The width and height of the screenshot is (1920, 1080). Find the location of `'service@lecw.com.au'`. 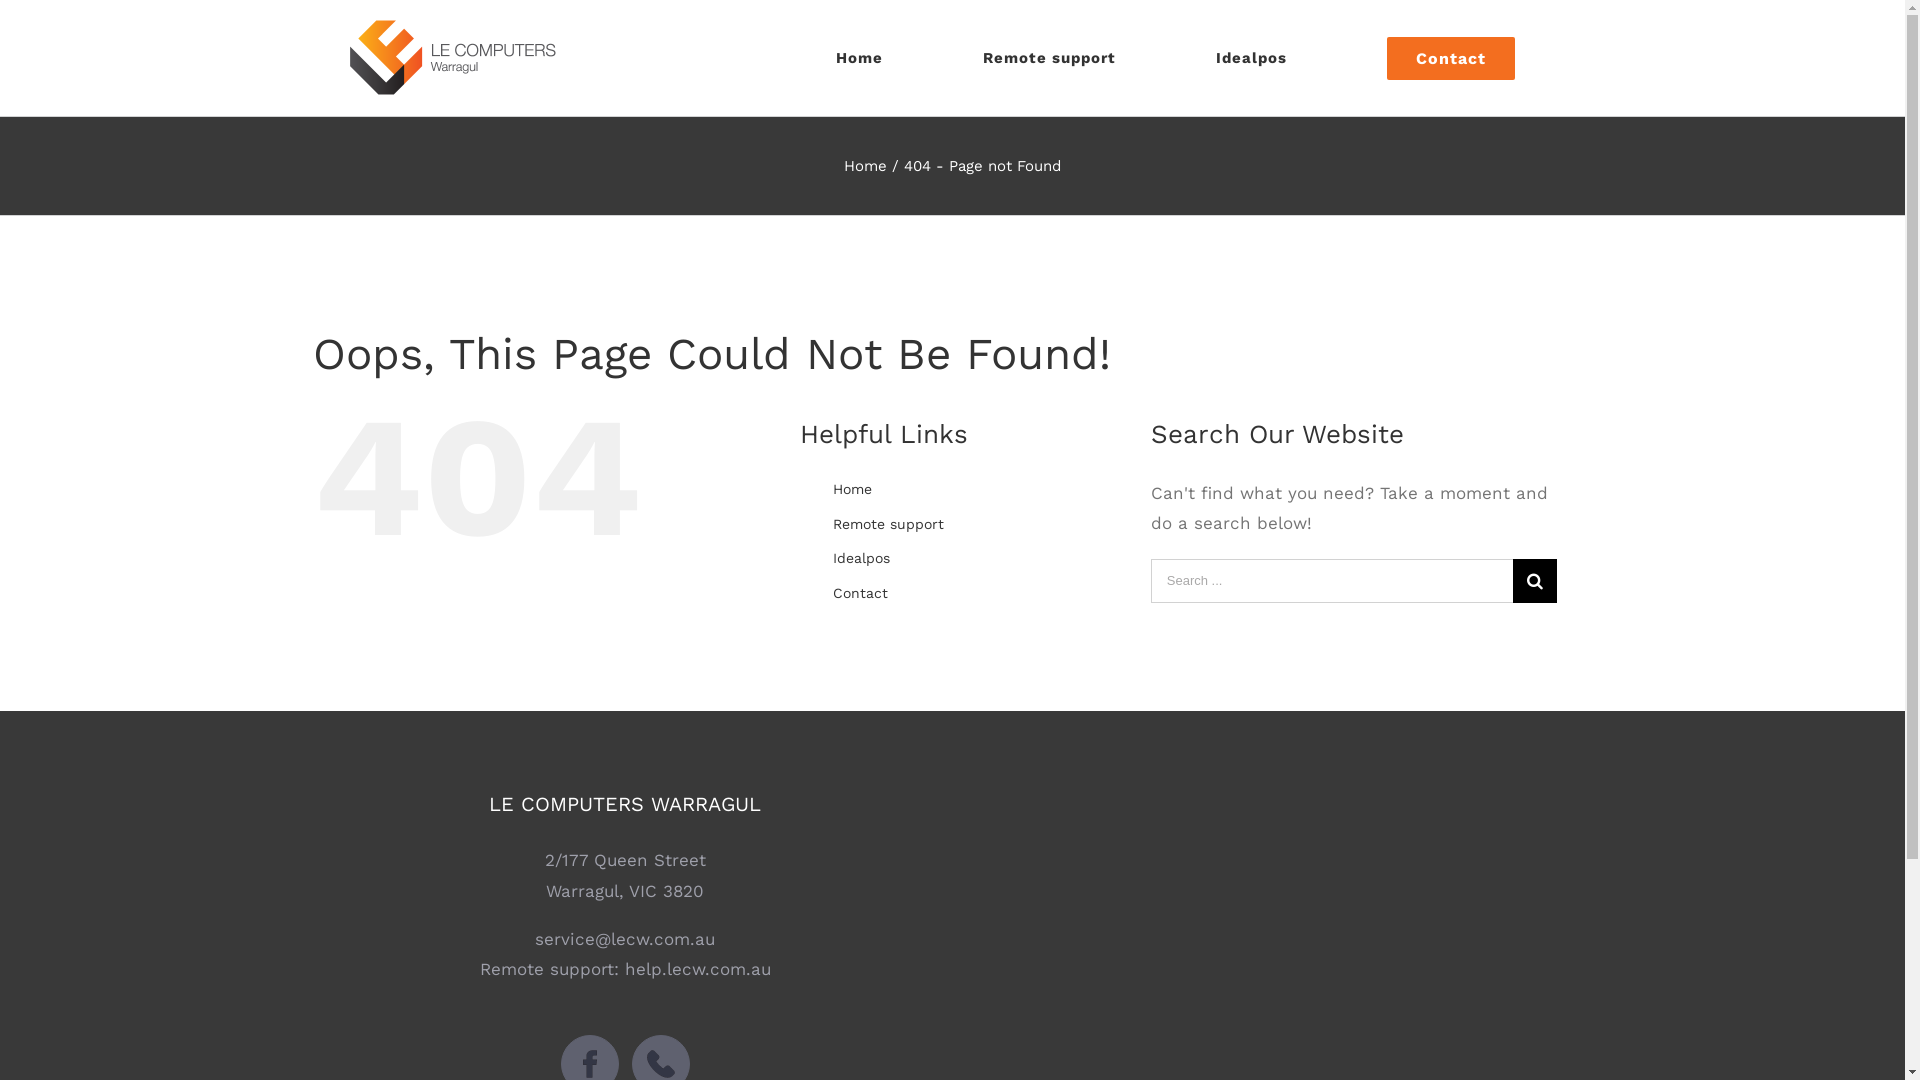

'service@lecw.com.au' is located at coordinates (623, 938).